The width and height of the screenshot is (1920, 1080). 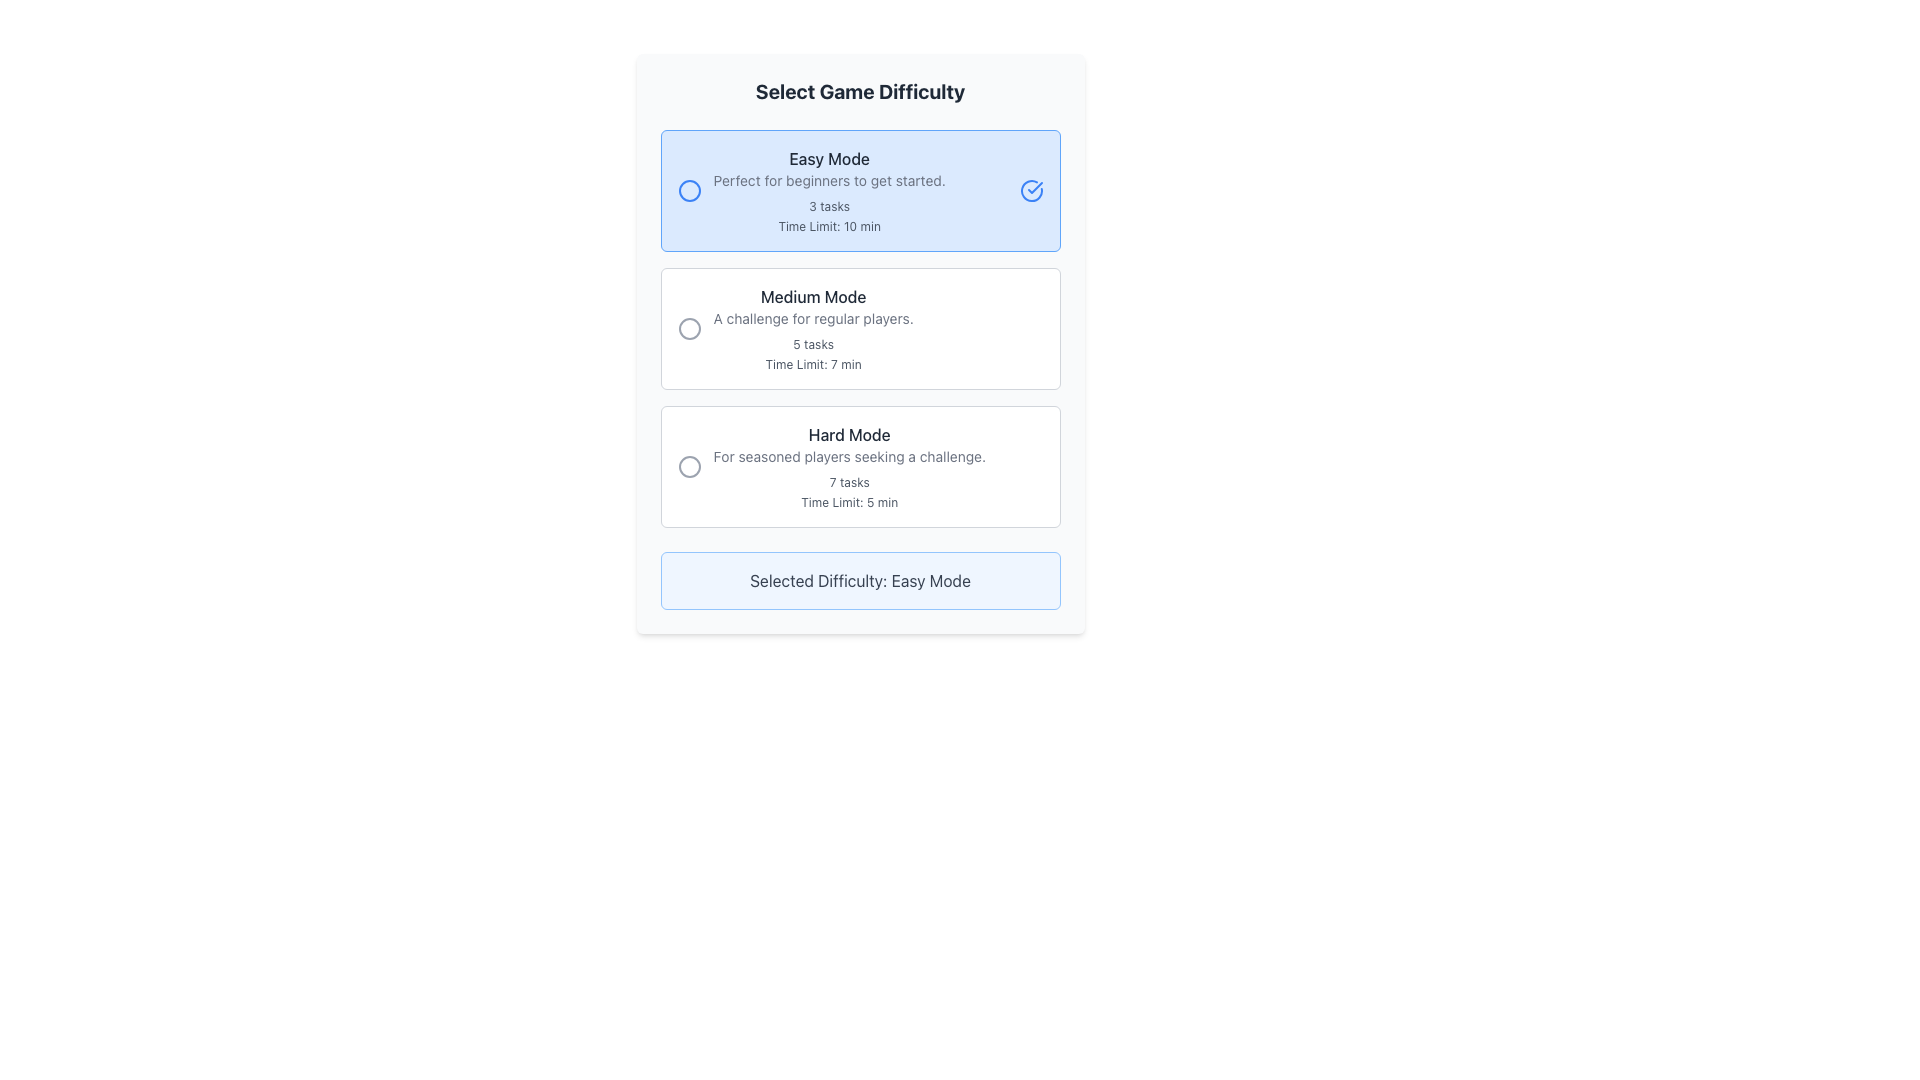 I want to click on the Text Block that displays '3 tasks' and 'Time Limit: 10 min' within the blue-highlighted box for 'Easy Mode.', so click(x=829, y=216).